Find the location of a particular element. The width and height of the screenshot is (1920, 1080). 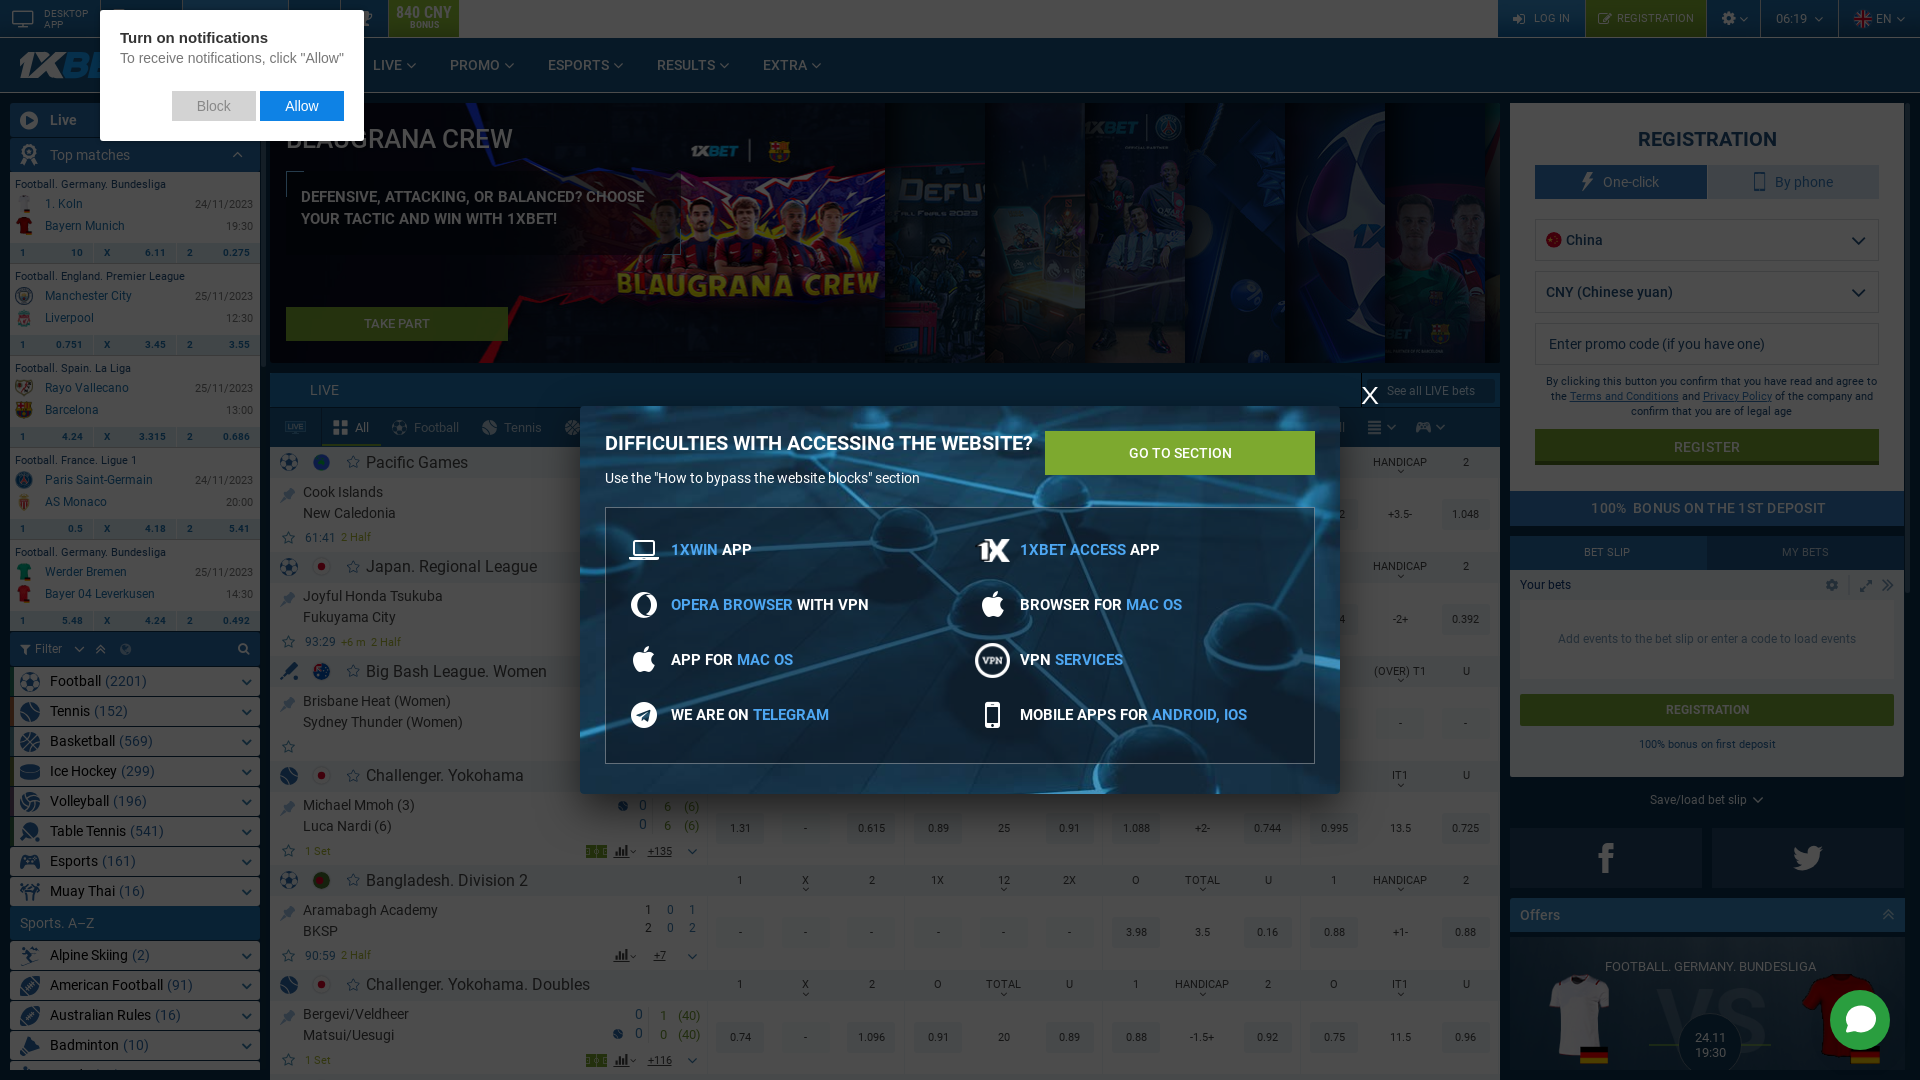

'Esports is located at coordinates (133, 860).